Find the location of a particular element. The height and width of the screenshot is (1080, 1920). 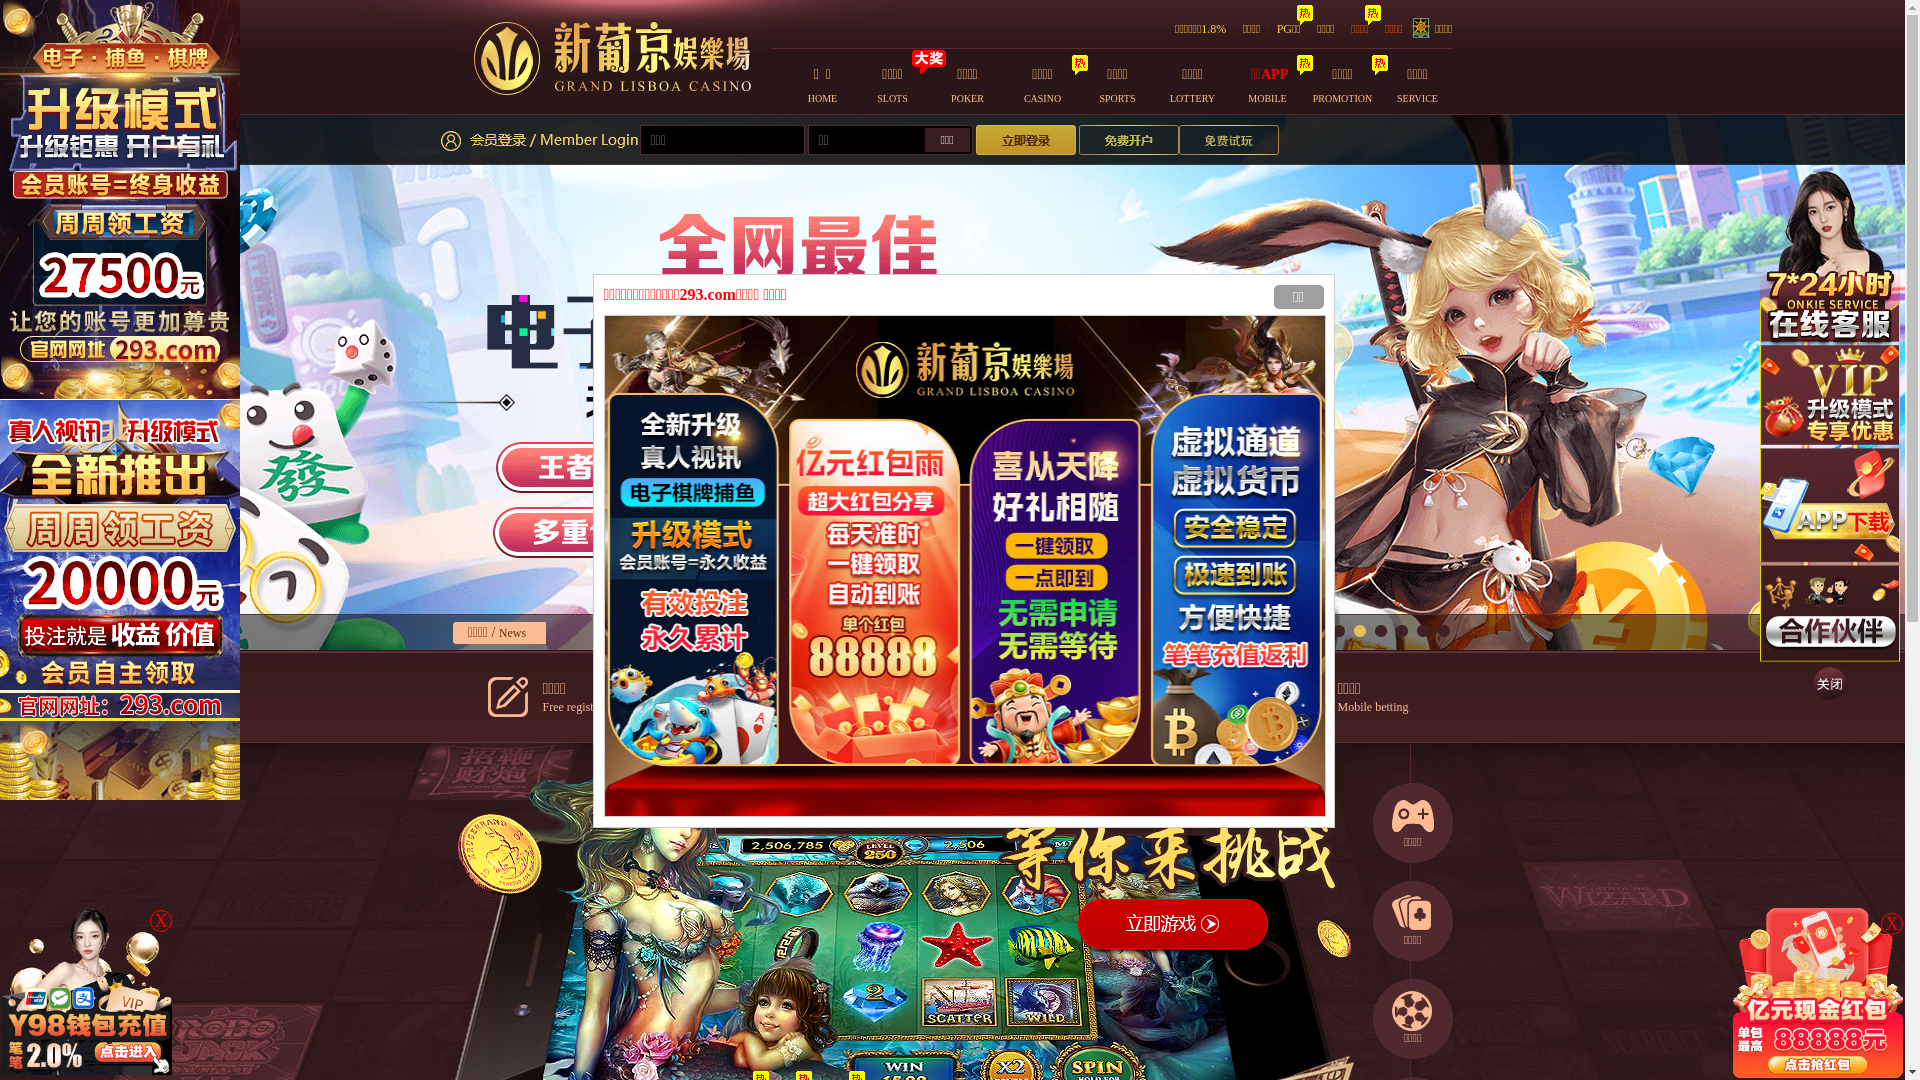

'X' is located at coordinates (1890, 924).